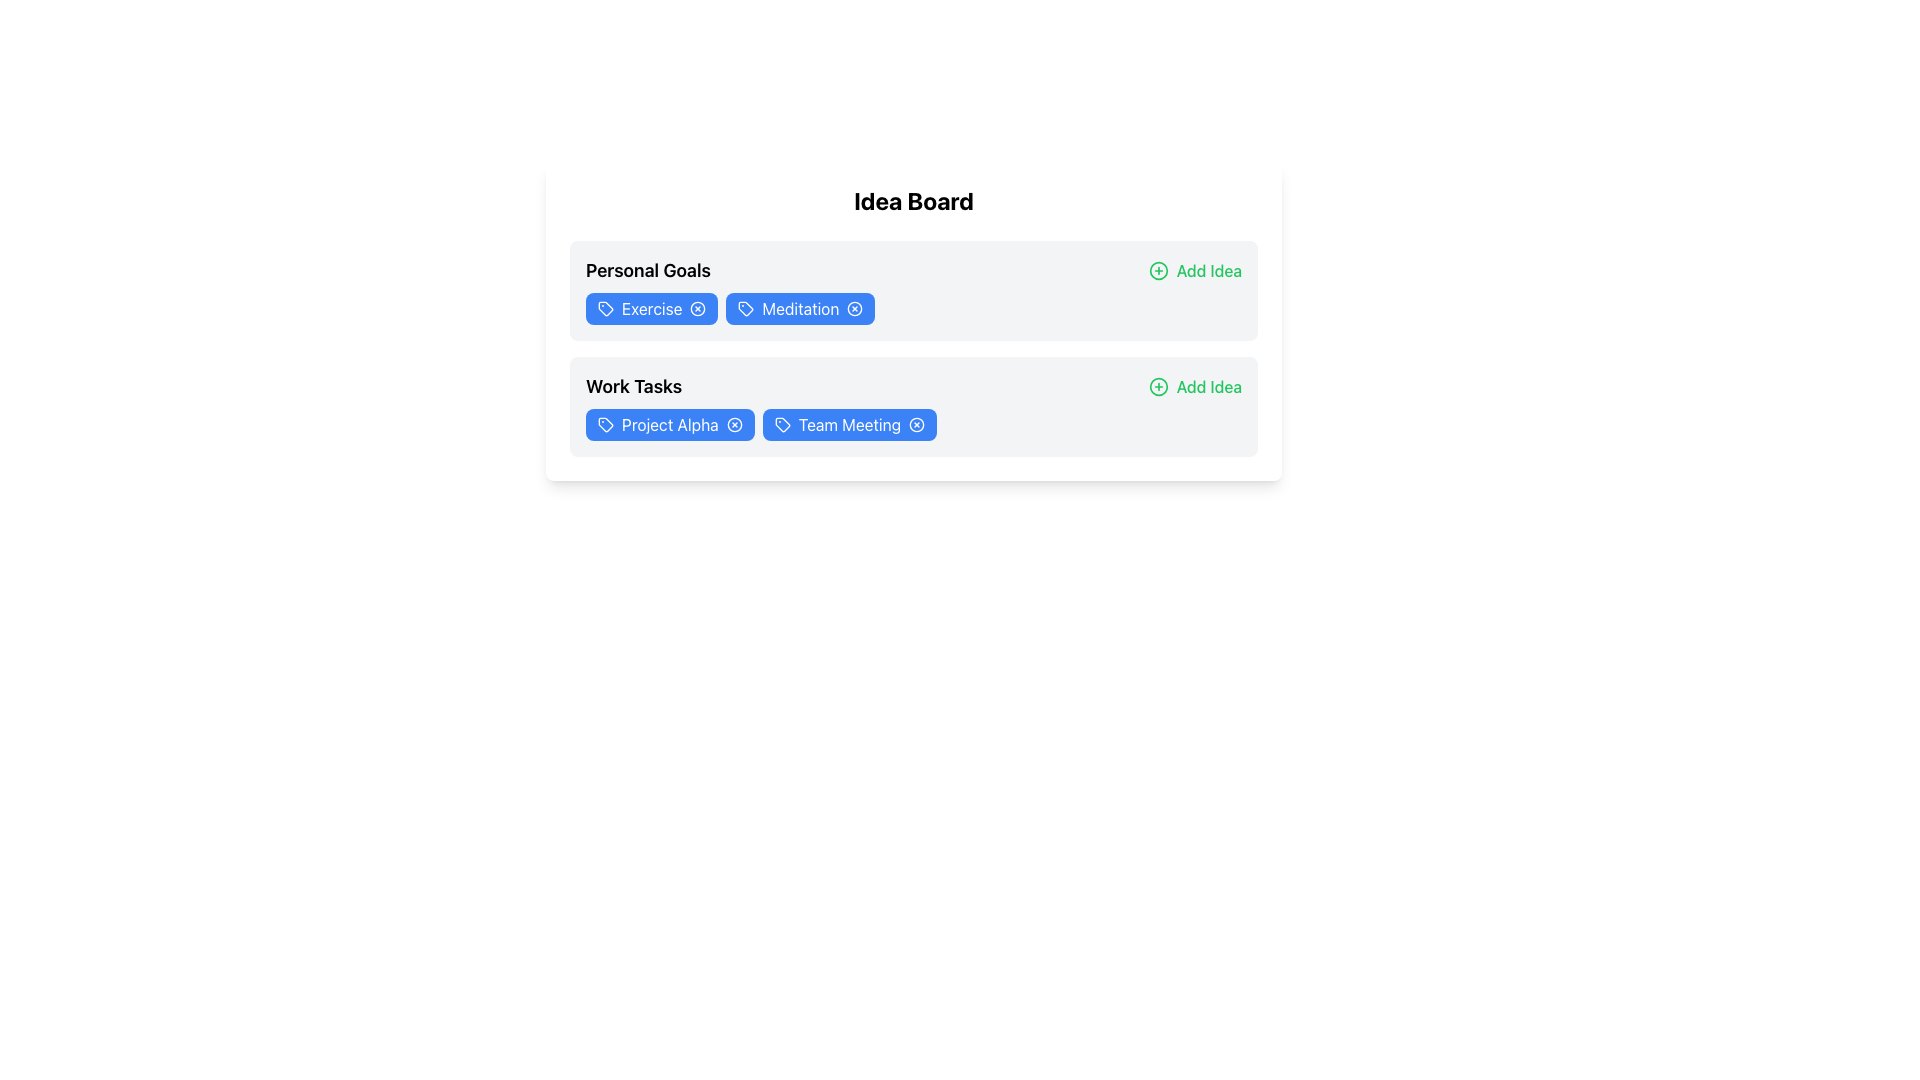 The image size is (1920, 1080). I want to click on the Circular Icon with a Cross located next to the 'Exercise' label in the 'Personal Goals' section, so click(698, 308).